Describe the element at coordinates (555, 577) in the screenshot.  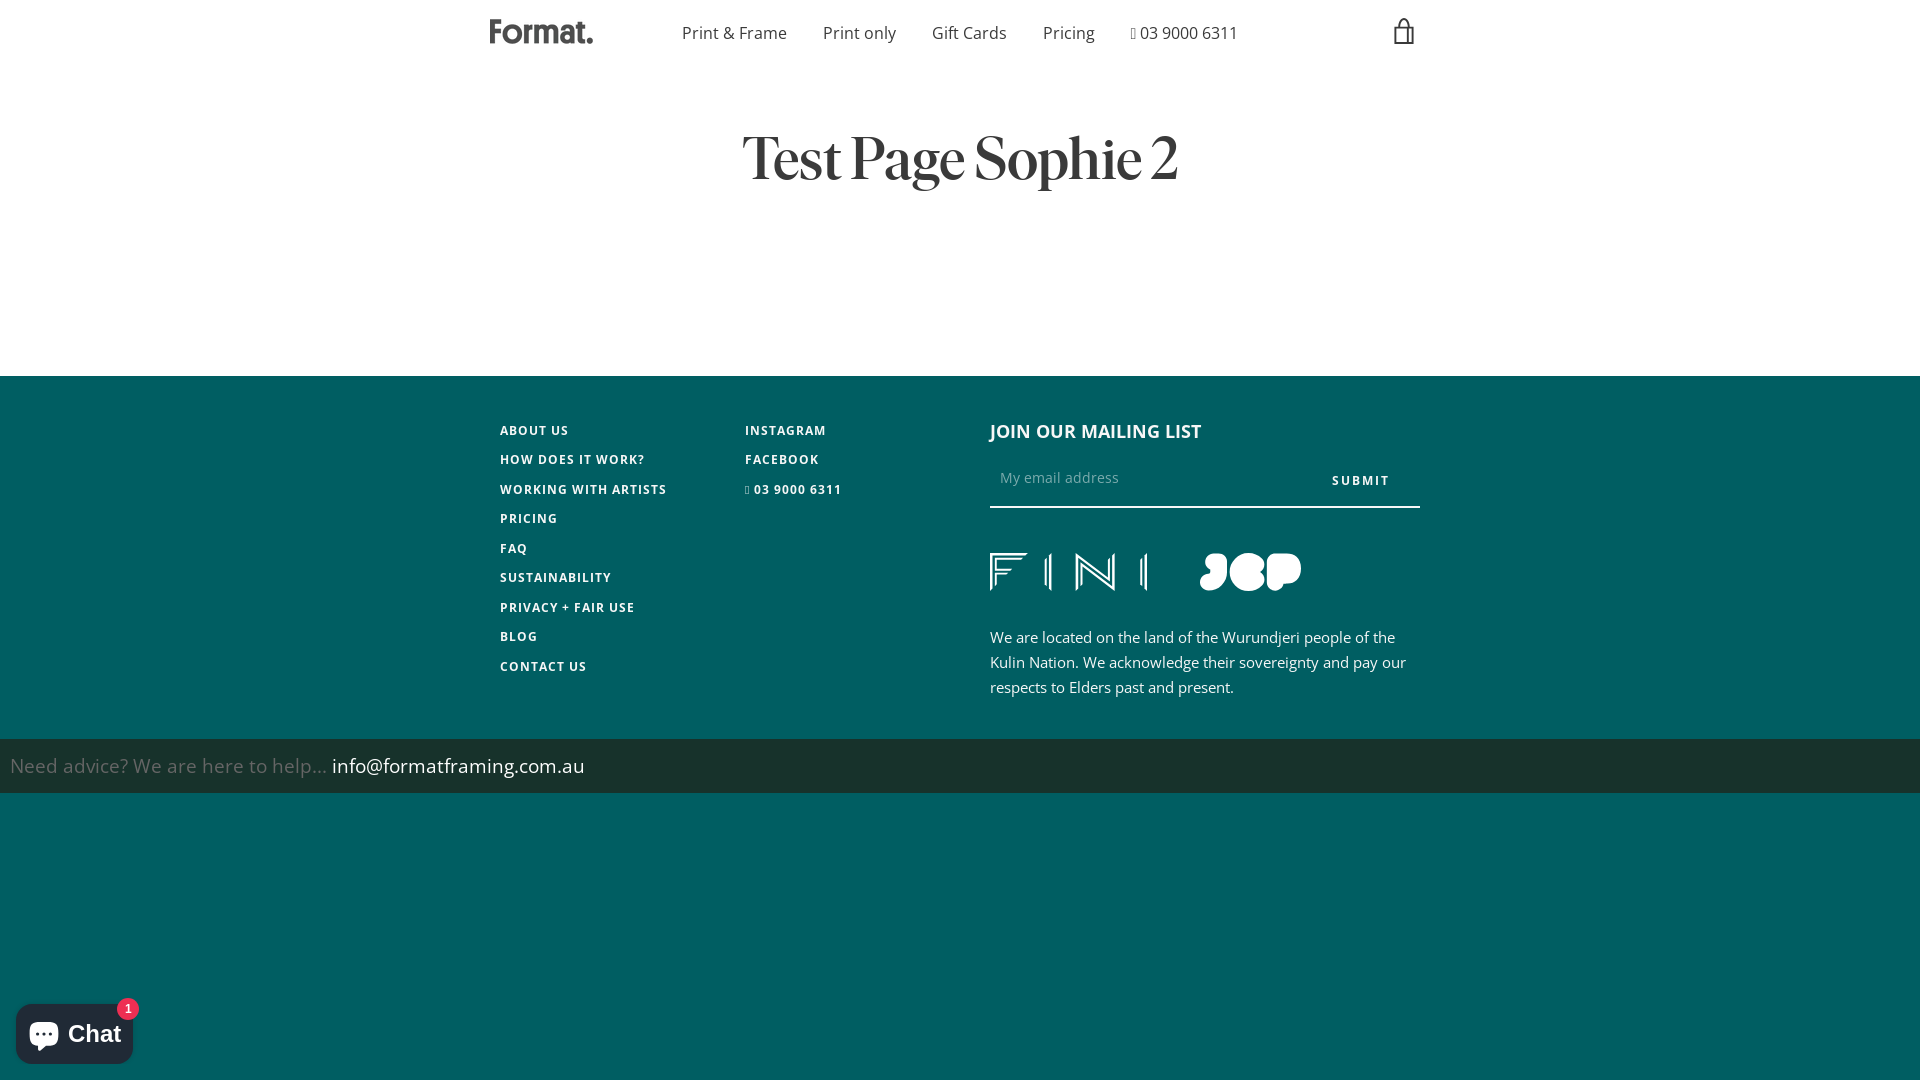
I see `'SUSTAINABILITY'` at that location.